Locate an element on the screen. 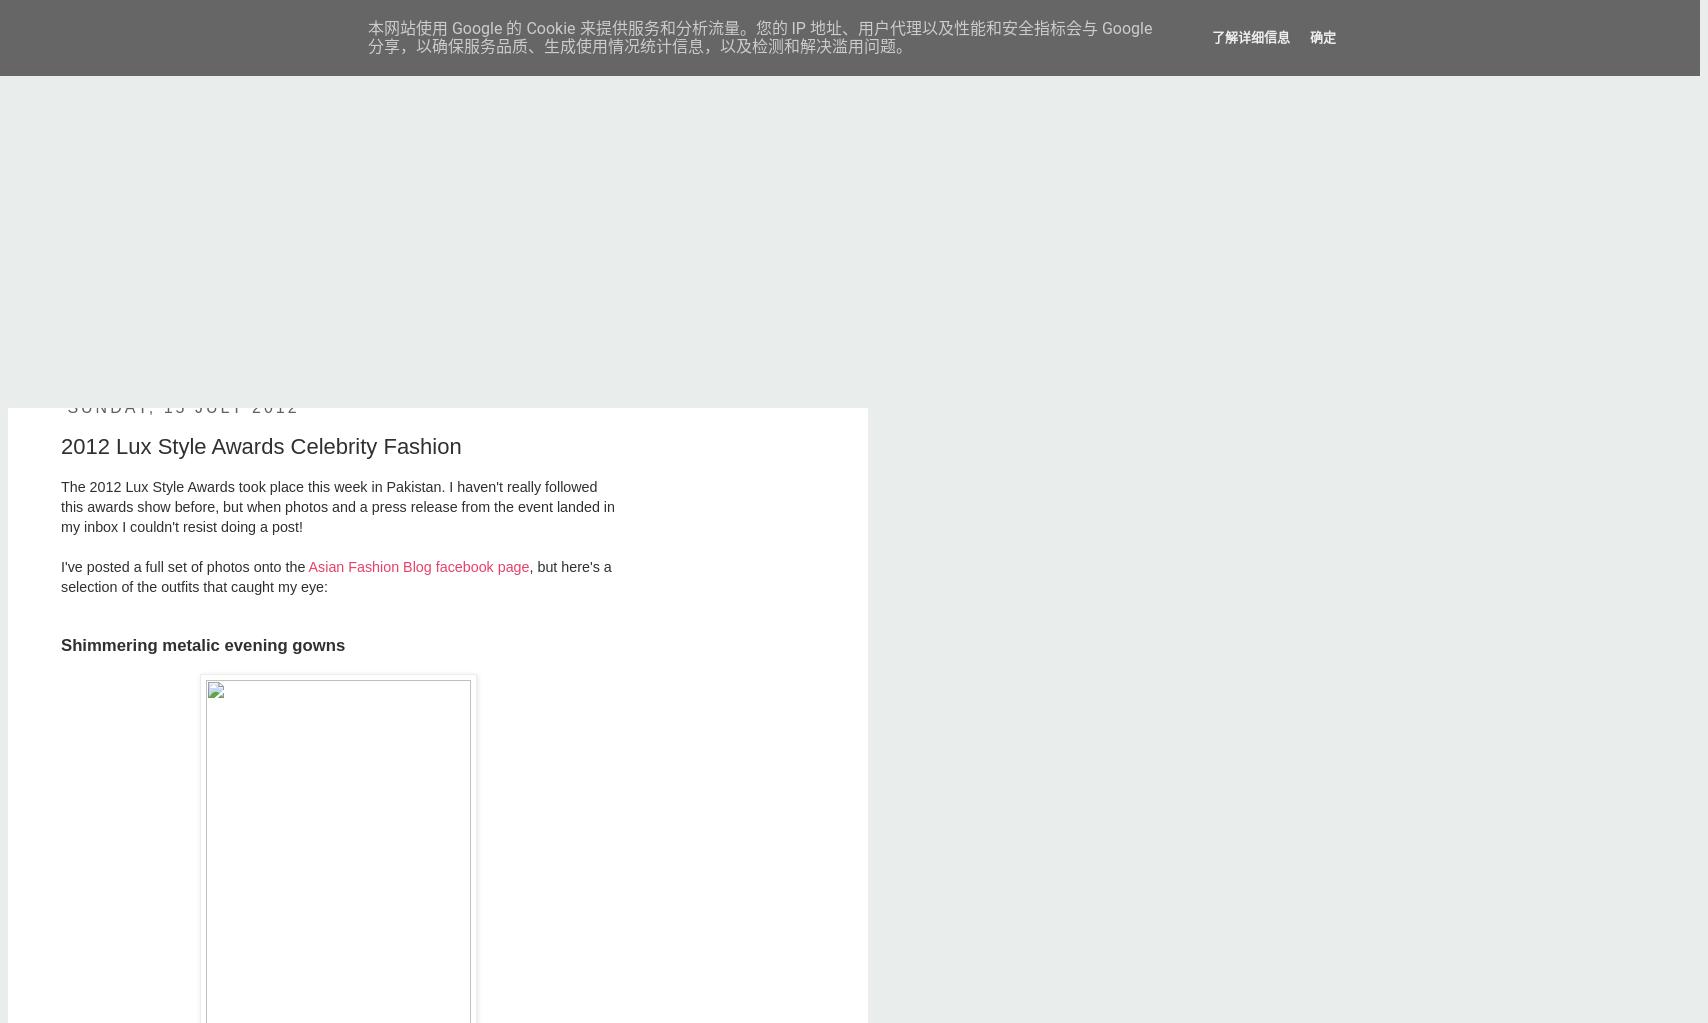 This screenshot has height=1023, width=1708. 'Contact' is located at coordinates (98, 332).